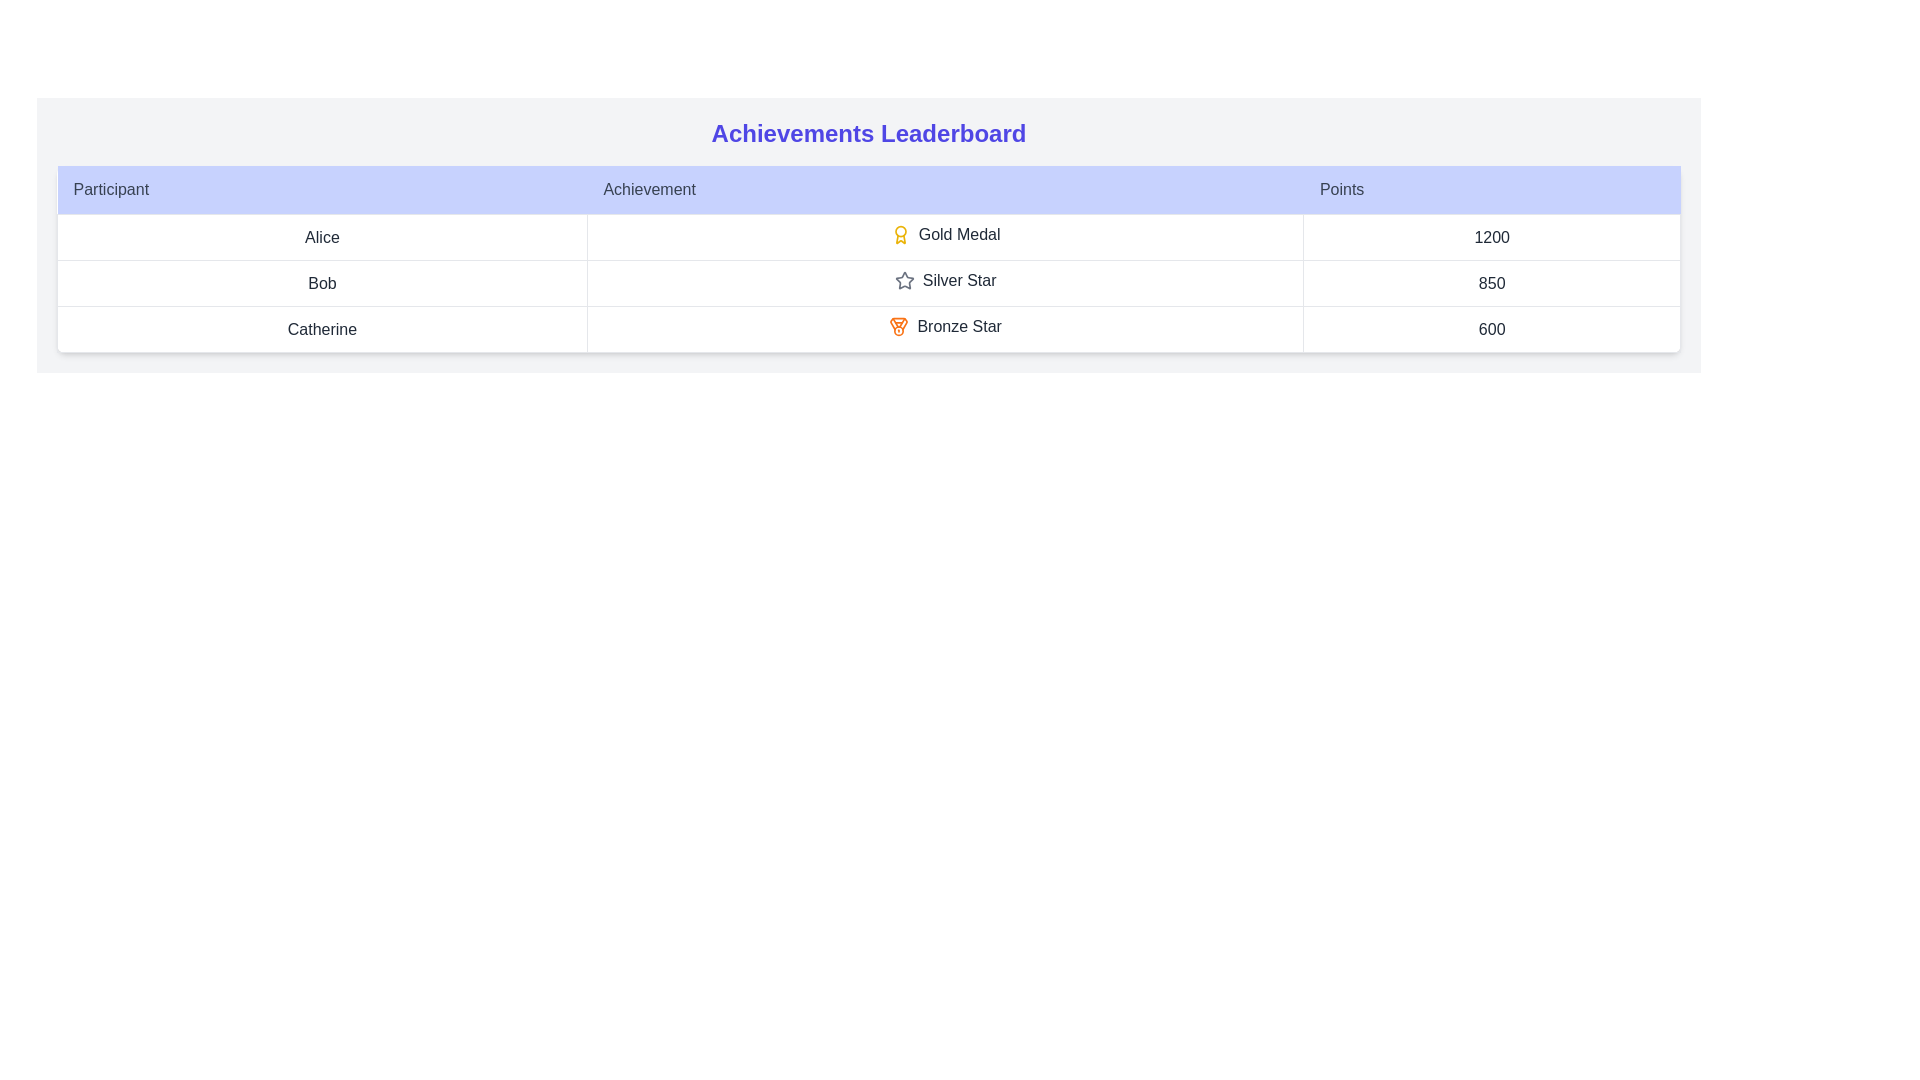 This screenshot has width=1920, height=1080. What do you see at coordinates (1492, 328) in the screenshot?
I see `the text element displaying '600', which is styled with a gray font and located in the last row and last column of the 'Achievements Leaderboard' table for participant 'Catherine'` at bounding box center [1492, 328].